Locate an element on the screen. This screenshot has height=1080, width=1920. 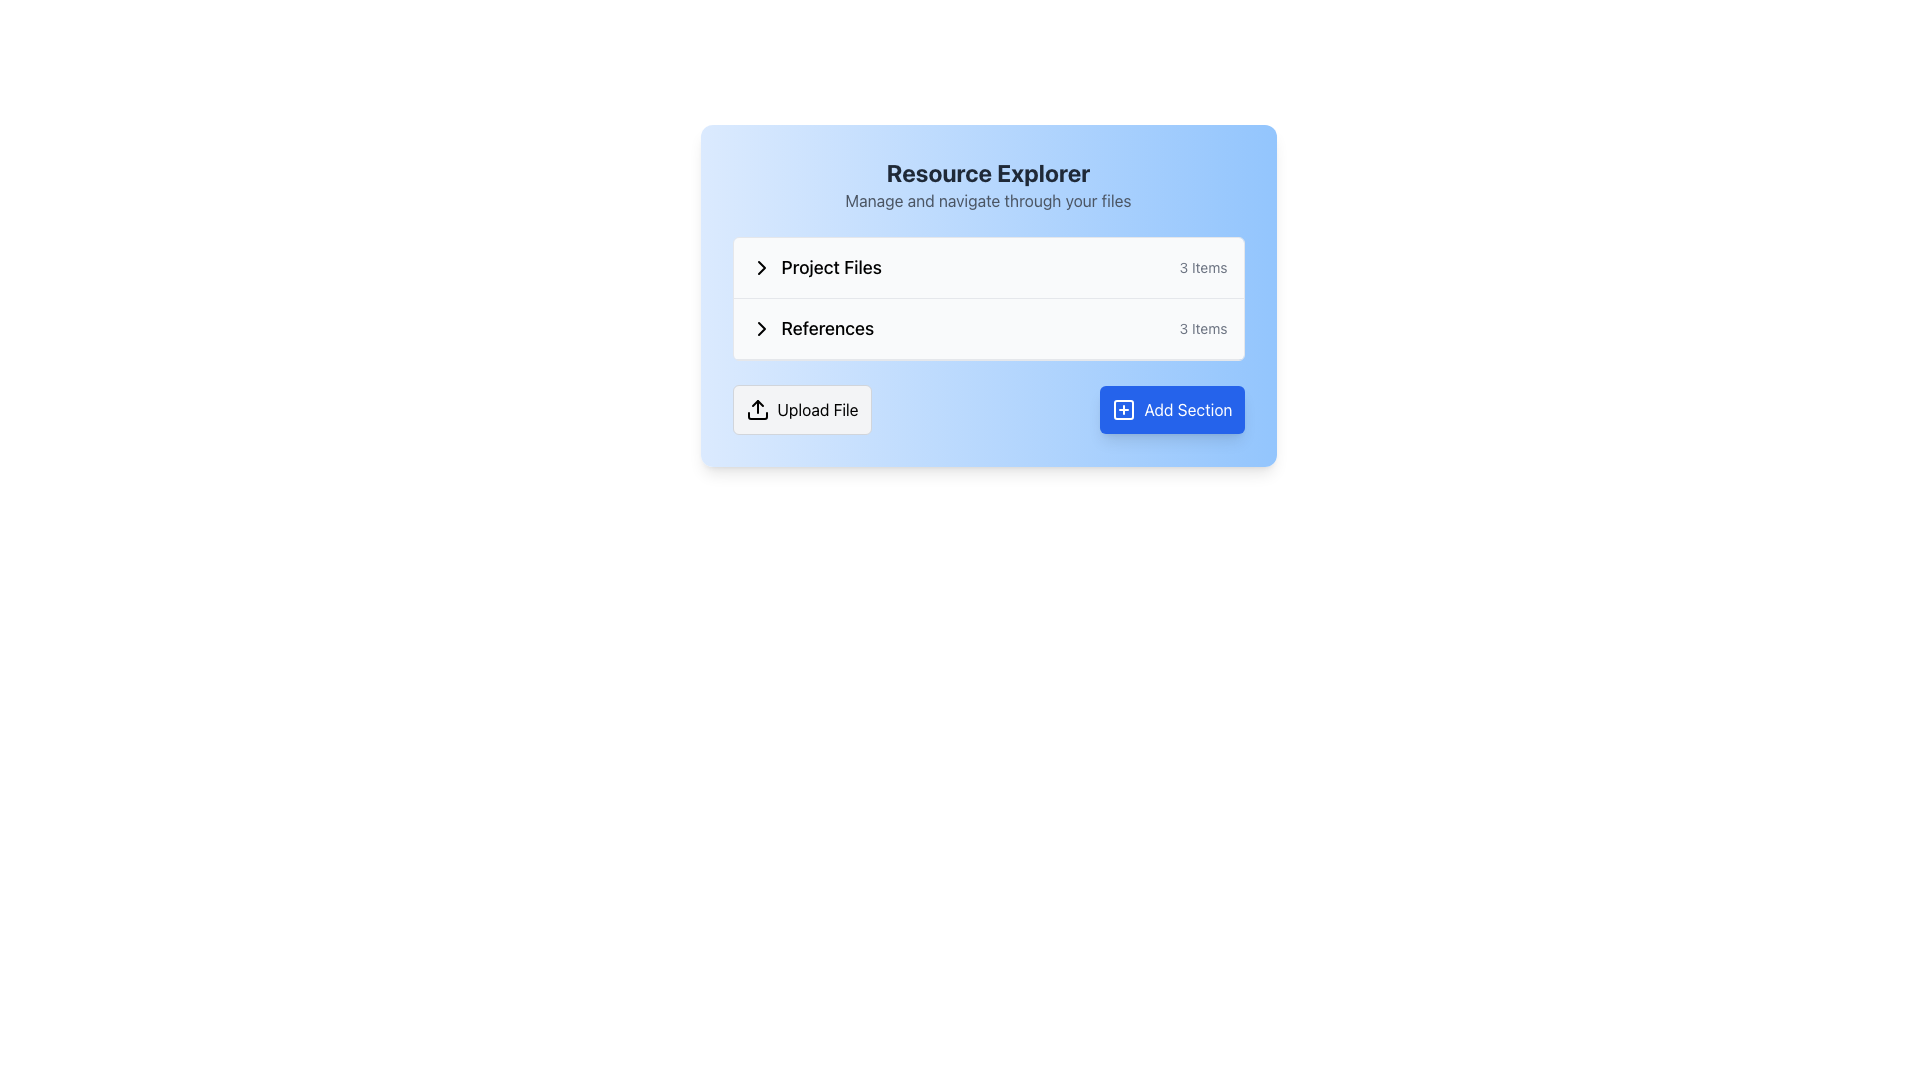
the navigation button located below 'Project Files' and above 'Upload File' is located at coordinates (988, 327).